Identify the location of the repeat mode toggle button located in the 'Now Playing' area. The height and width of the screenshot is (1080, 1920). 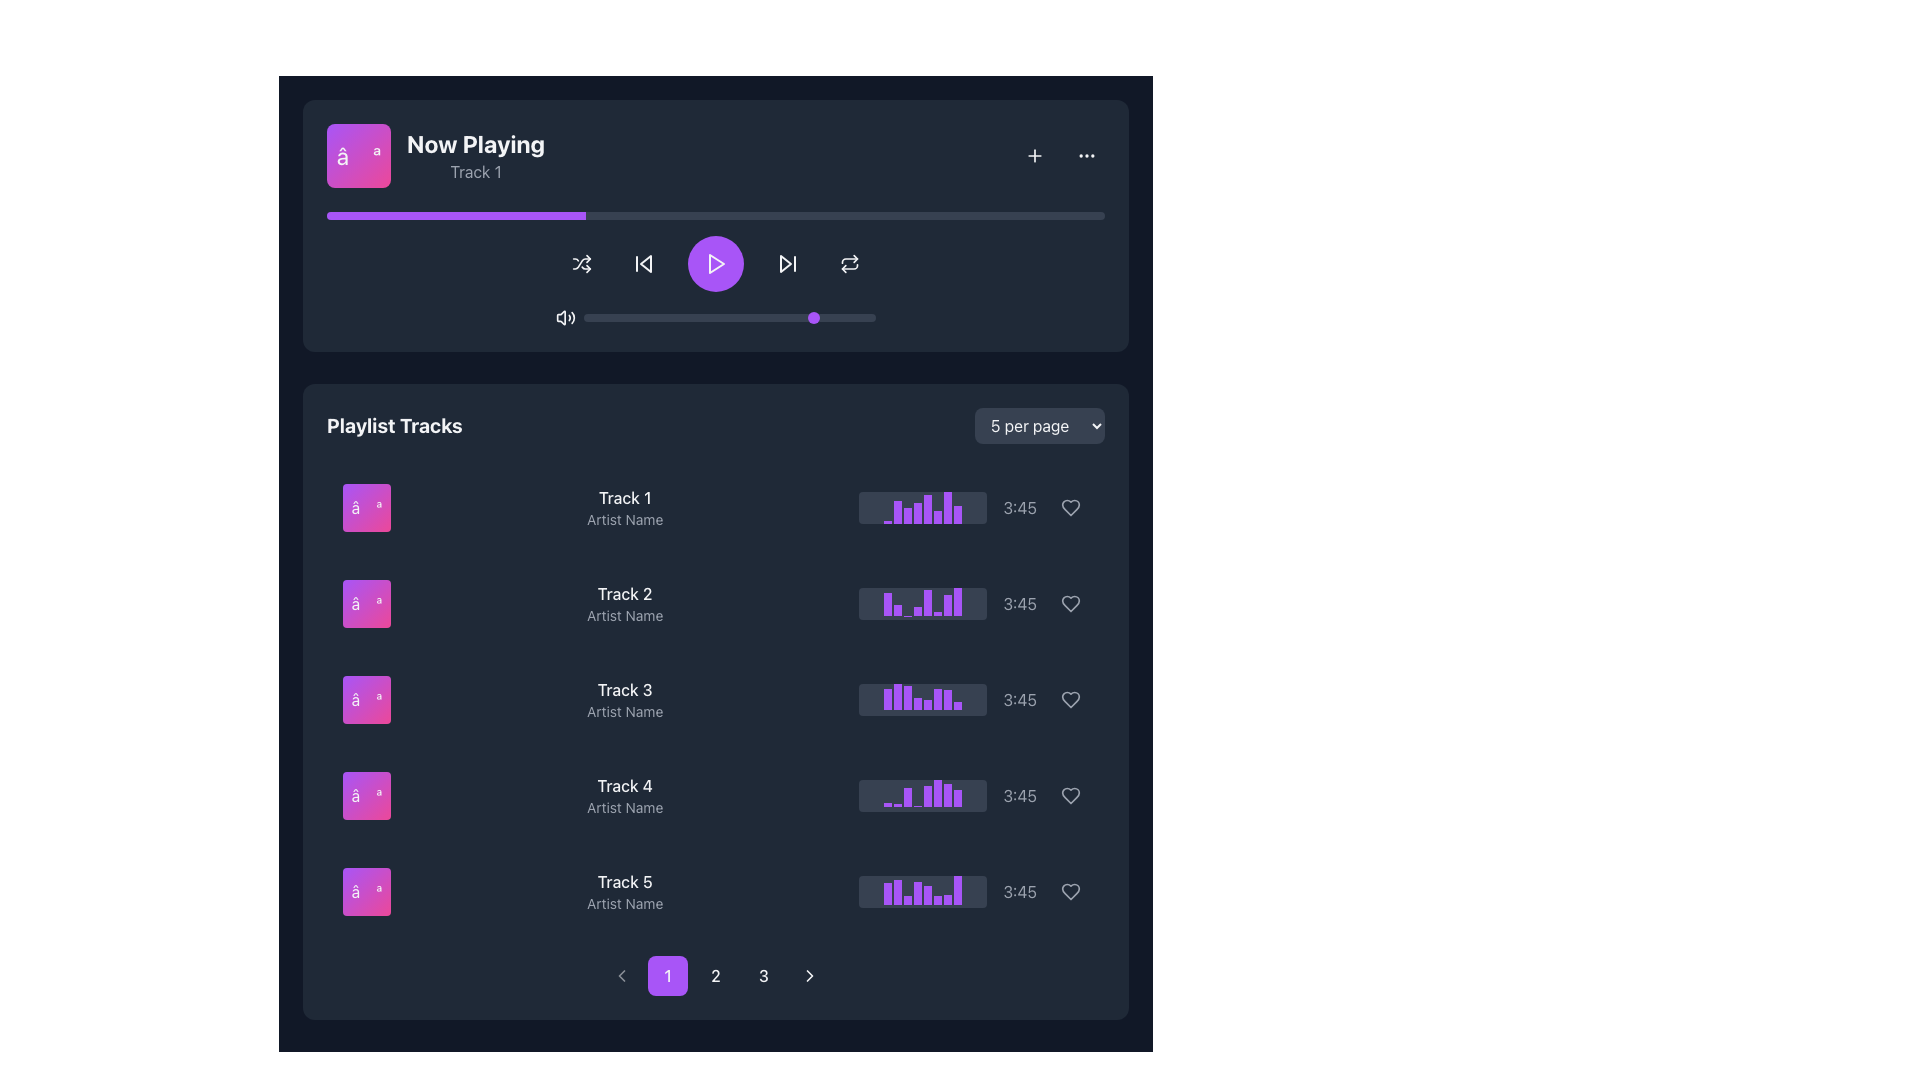
(849, 262).